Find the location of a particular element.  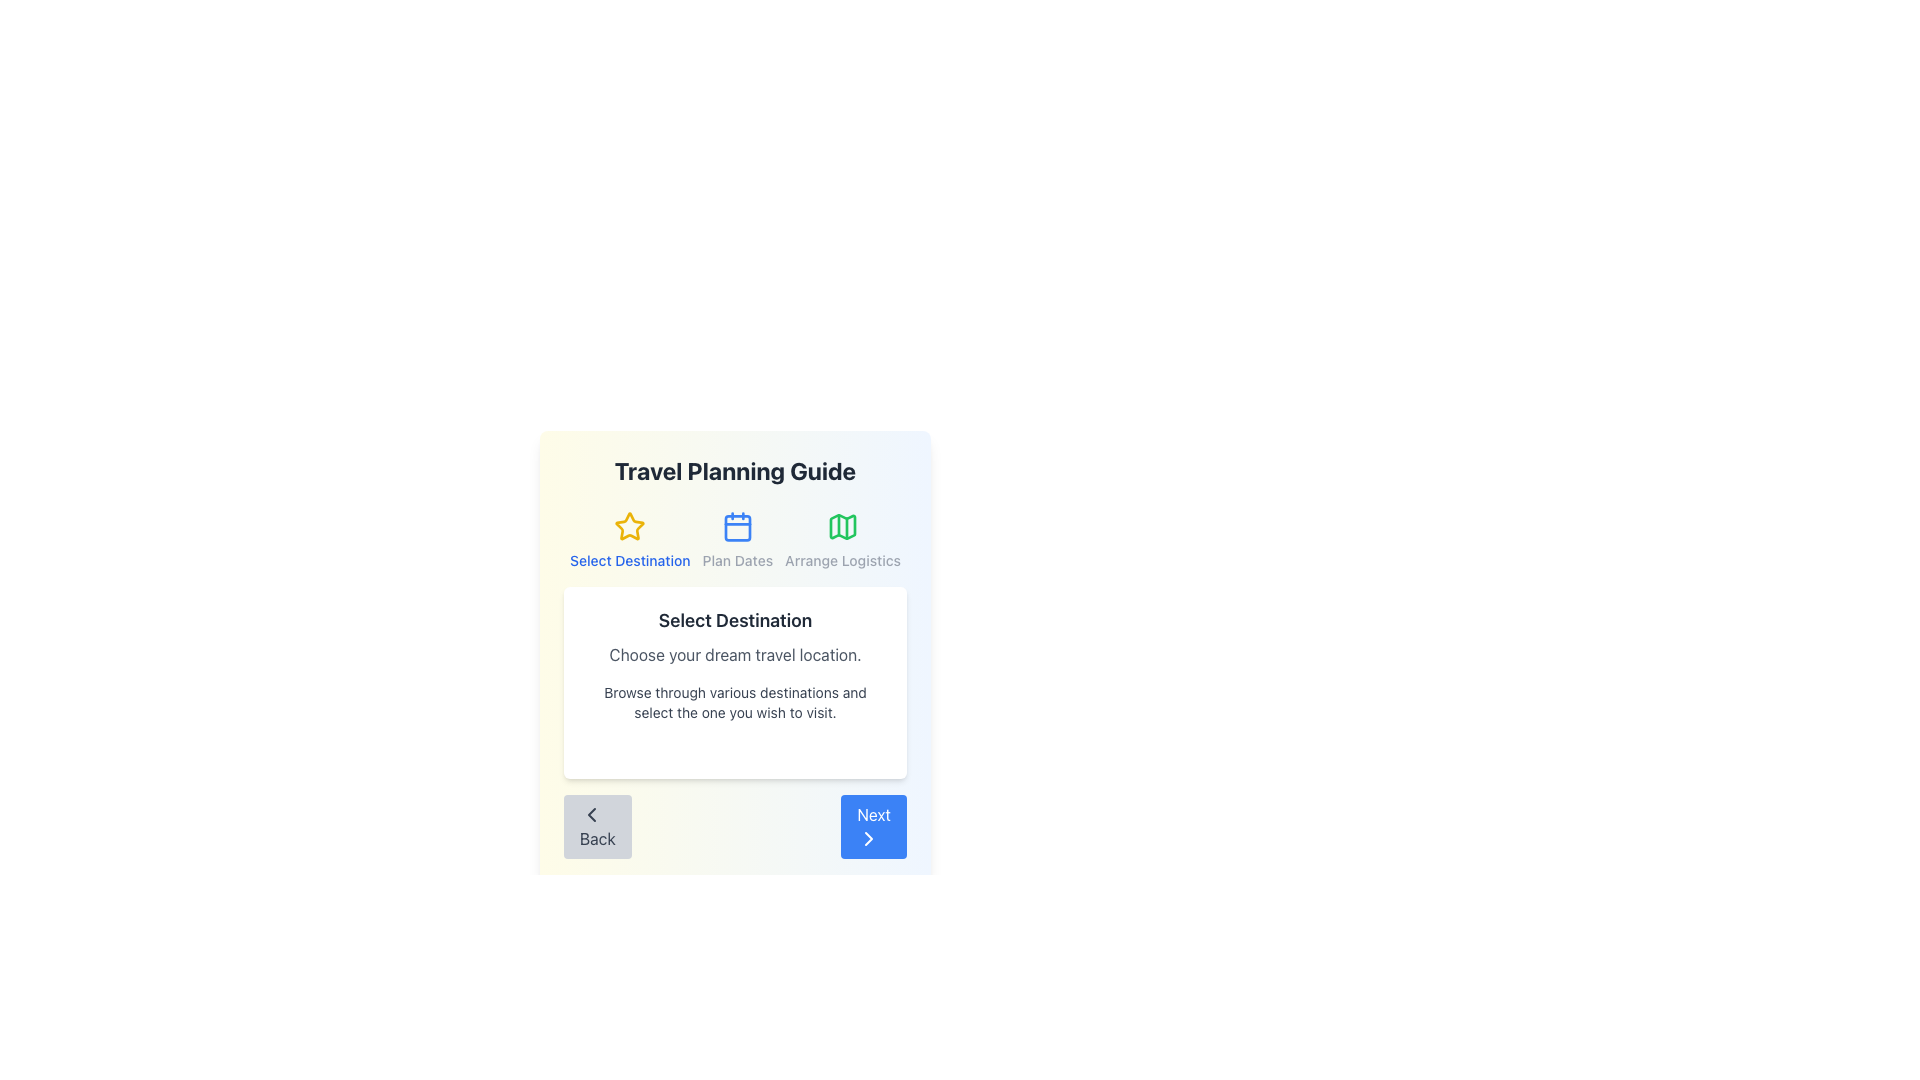

the icon that represents the first destination step in the Travel Planning Guide panel, located above the text labeled 'Select Destination' is located at coordinates (628, 524).